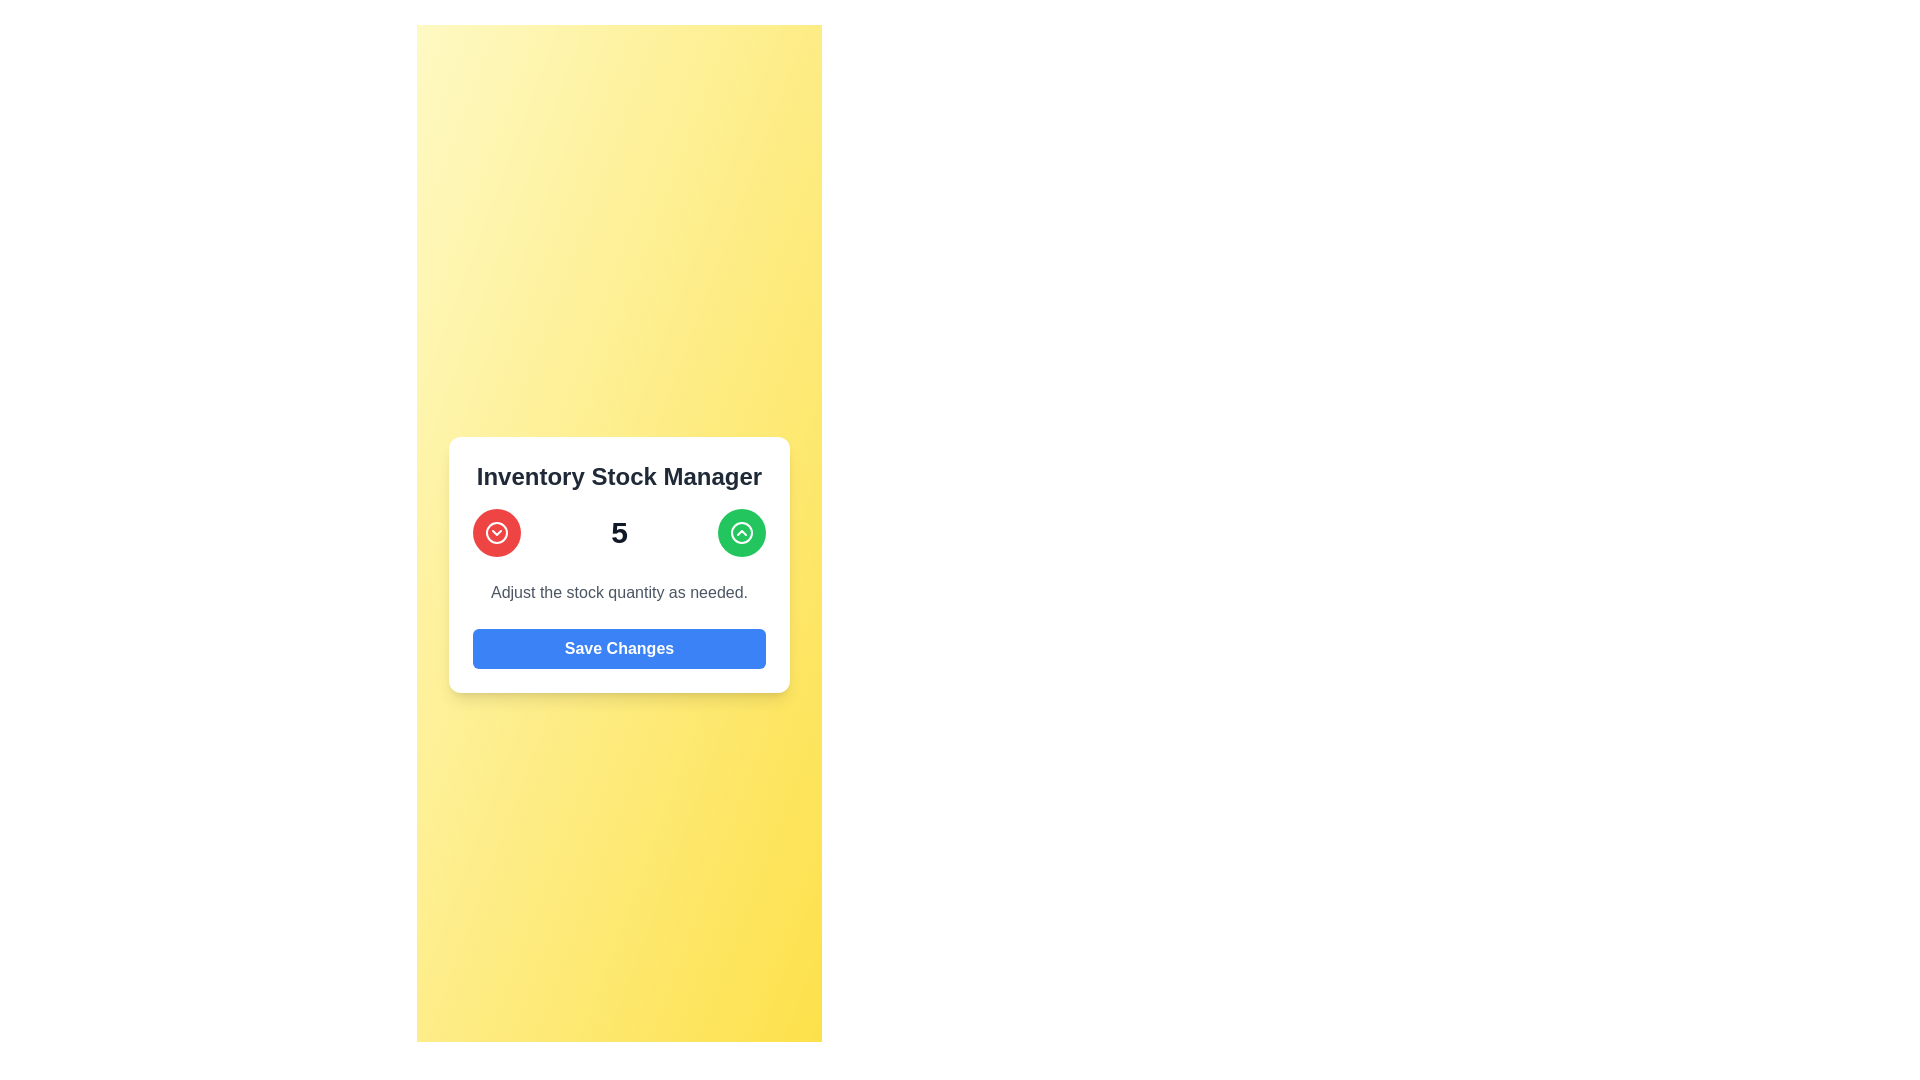  Describe the element at coordinates (741, 531) in the screenshot. I see `the decorative SVG circle located at the bottom center of the green circular icon within the 'Inventory Stock Manager' card` at that location.